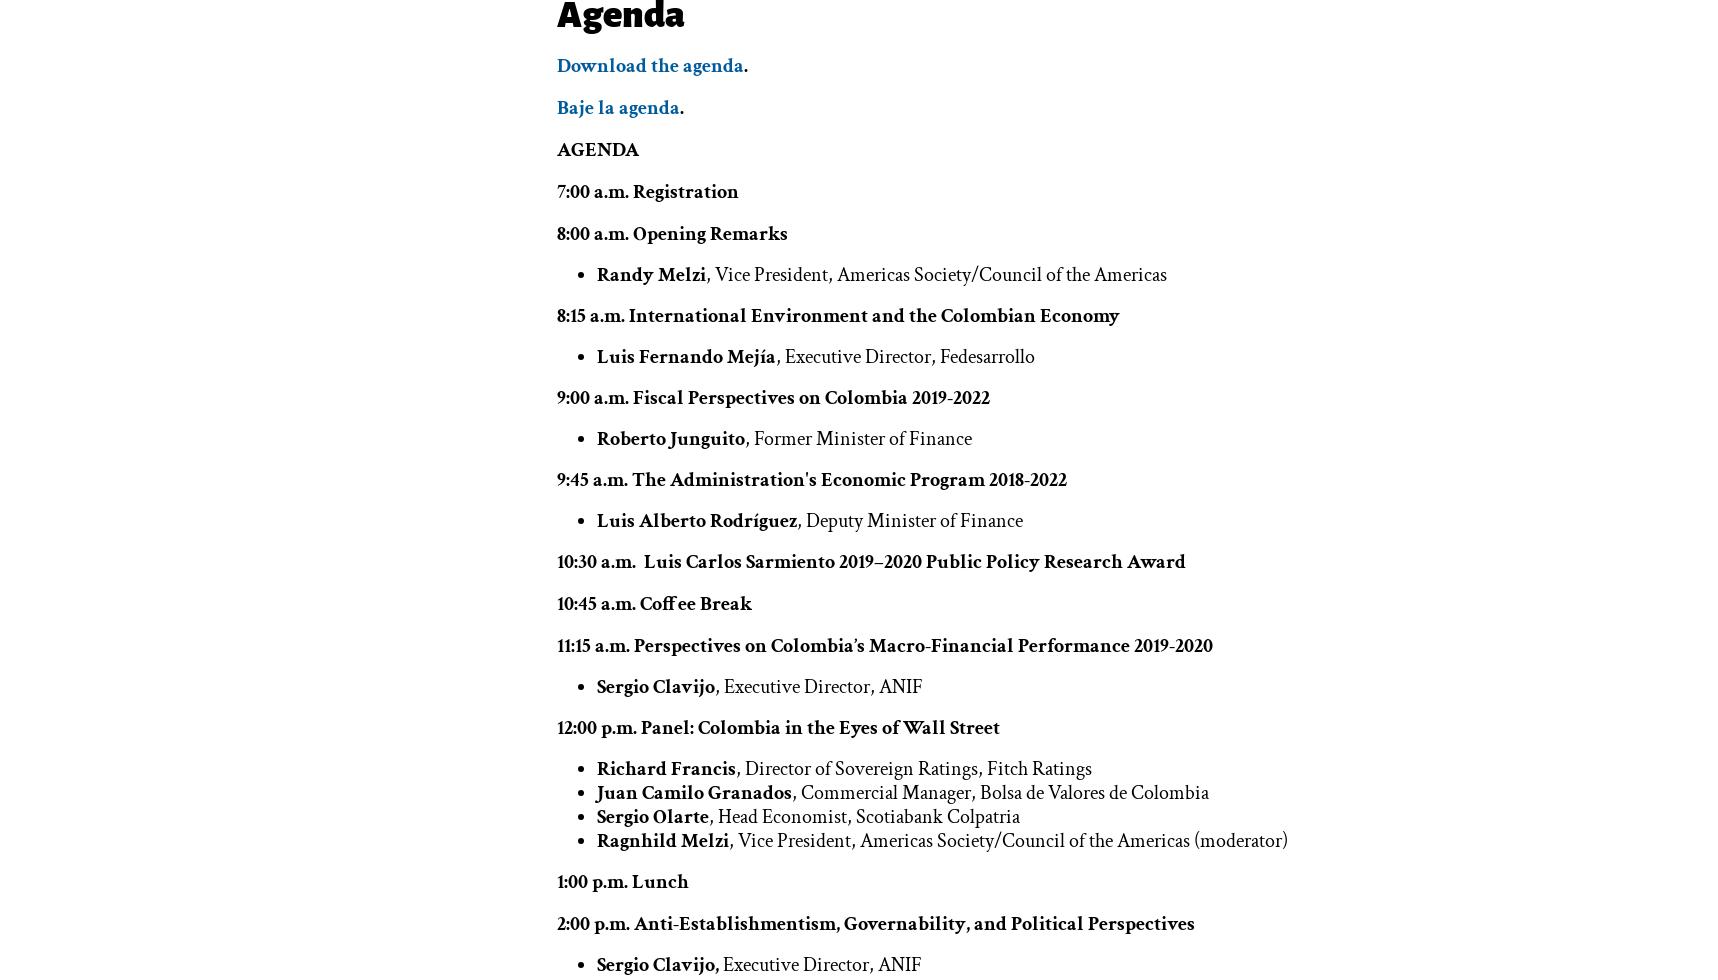 This screenshot has width=1718, height=980. Describe the element at coordinates (596, 816) in the screenshot. I see `'Sergio Olarte'` at that location.